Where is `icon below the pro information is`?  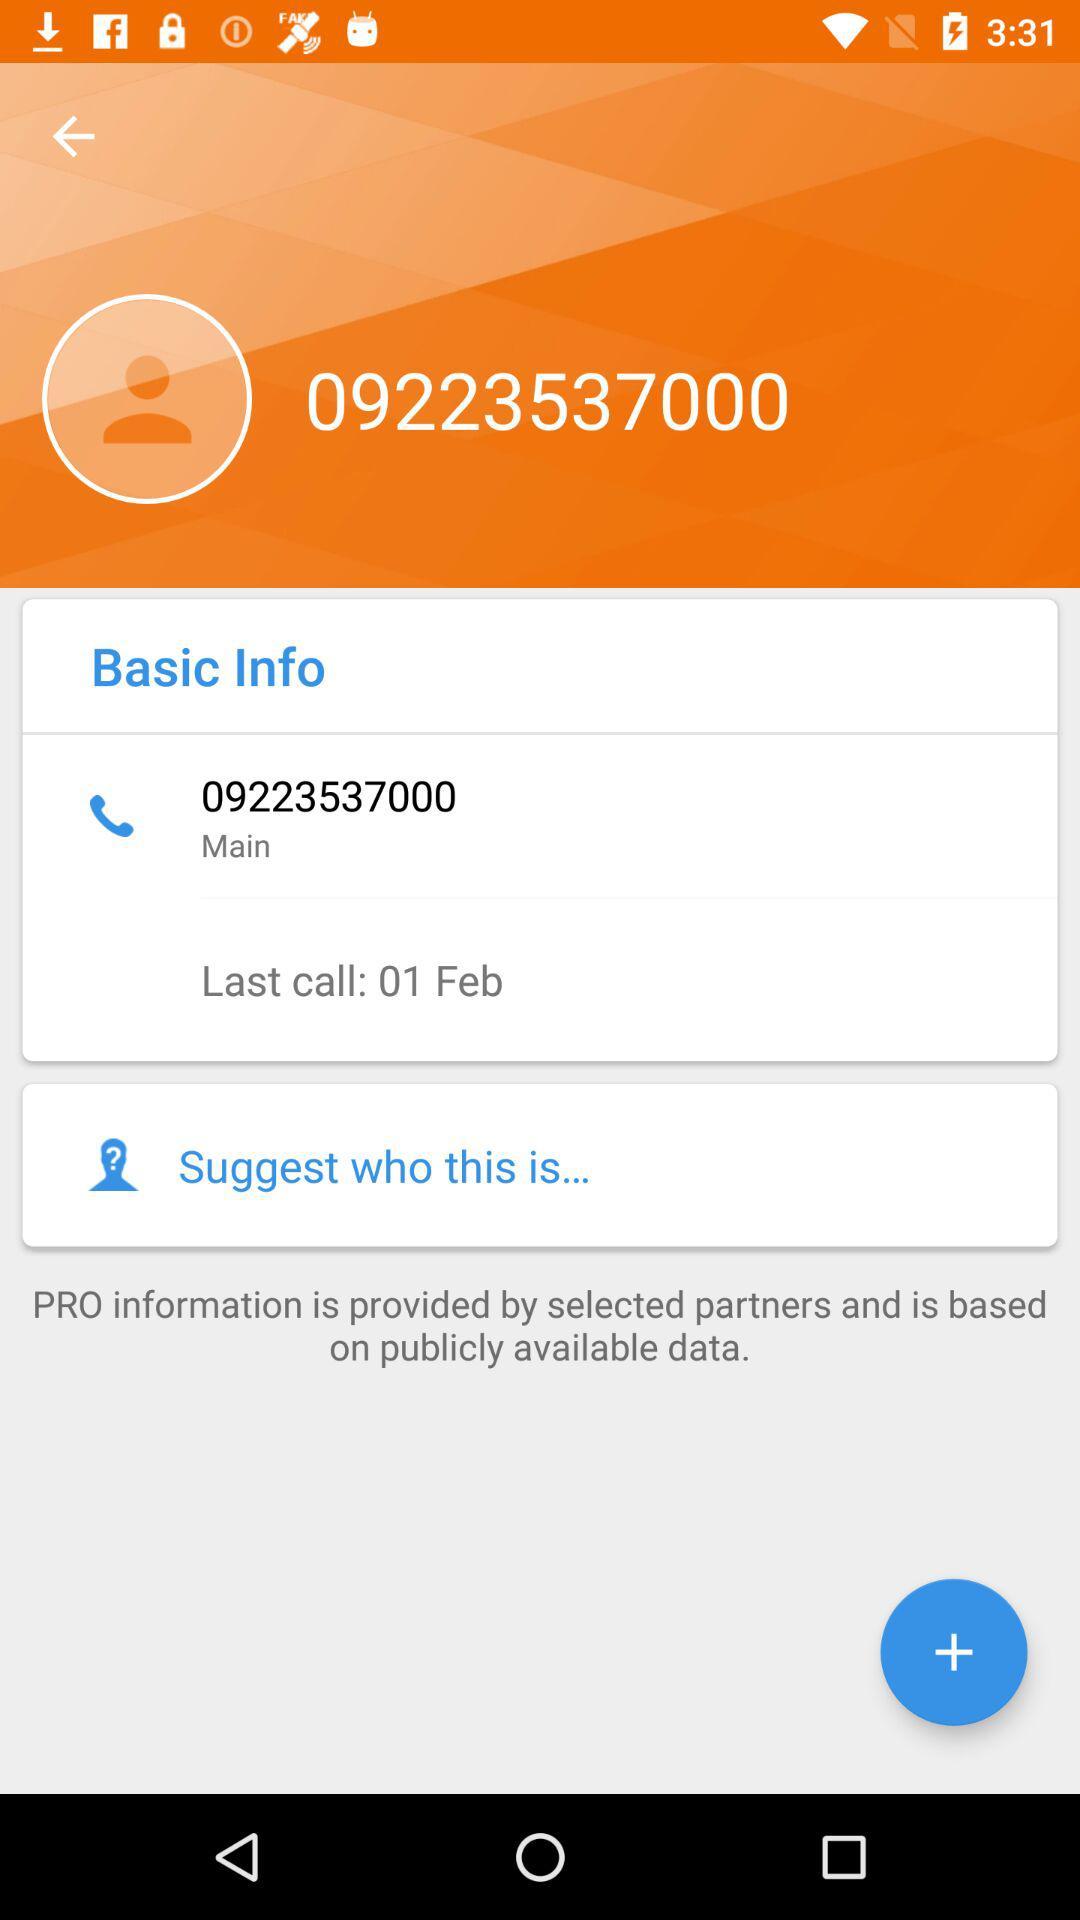 icon below the pro information is is located at coordinates (952, 1652).